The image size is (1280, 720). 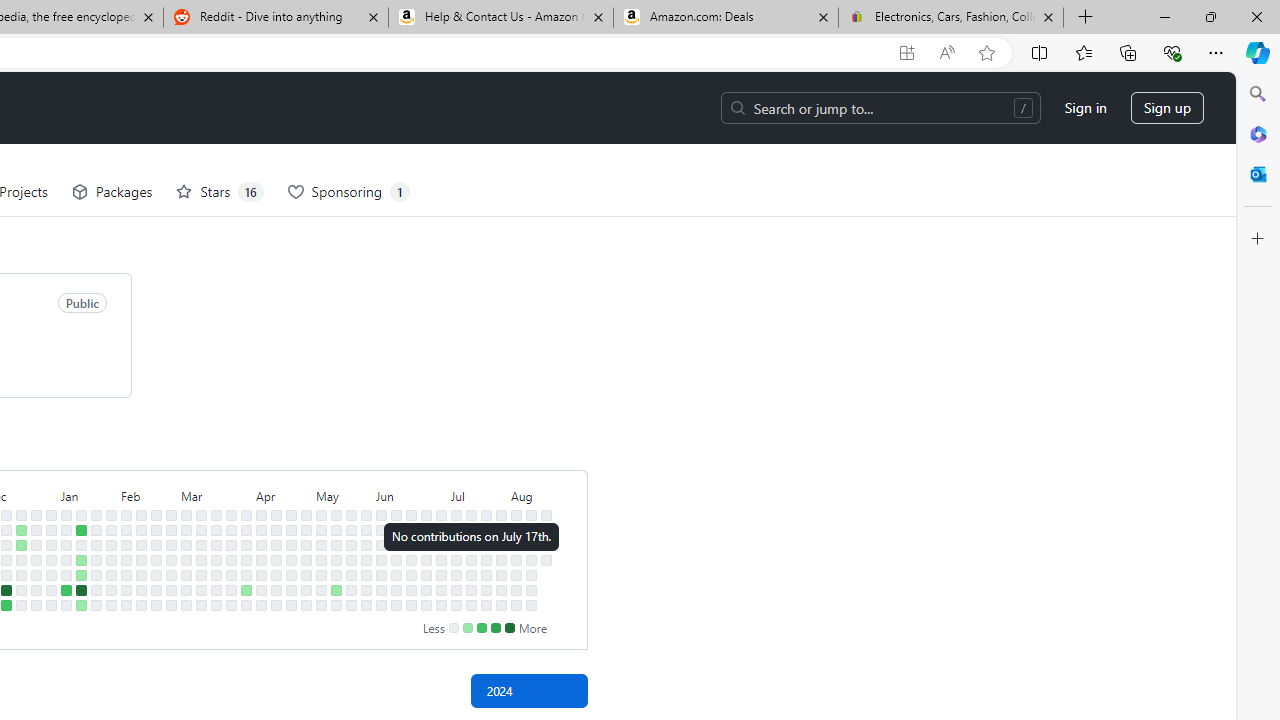 What do you see at coordinates (186, 604) in the screenshot?
I see `'No contributions on March 9th.'` at bounding box center [186, 604].